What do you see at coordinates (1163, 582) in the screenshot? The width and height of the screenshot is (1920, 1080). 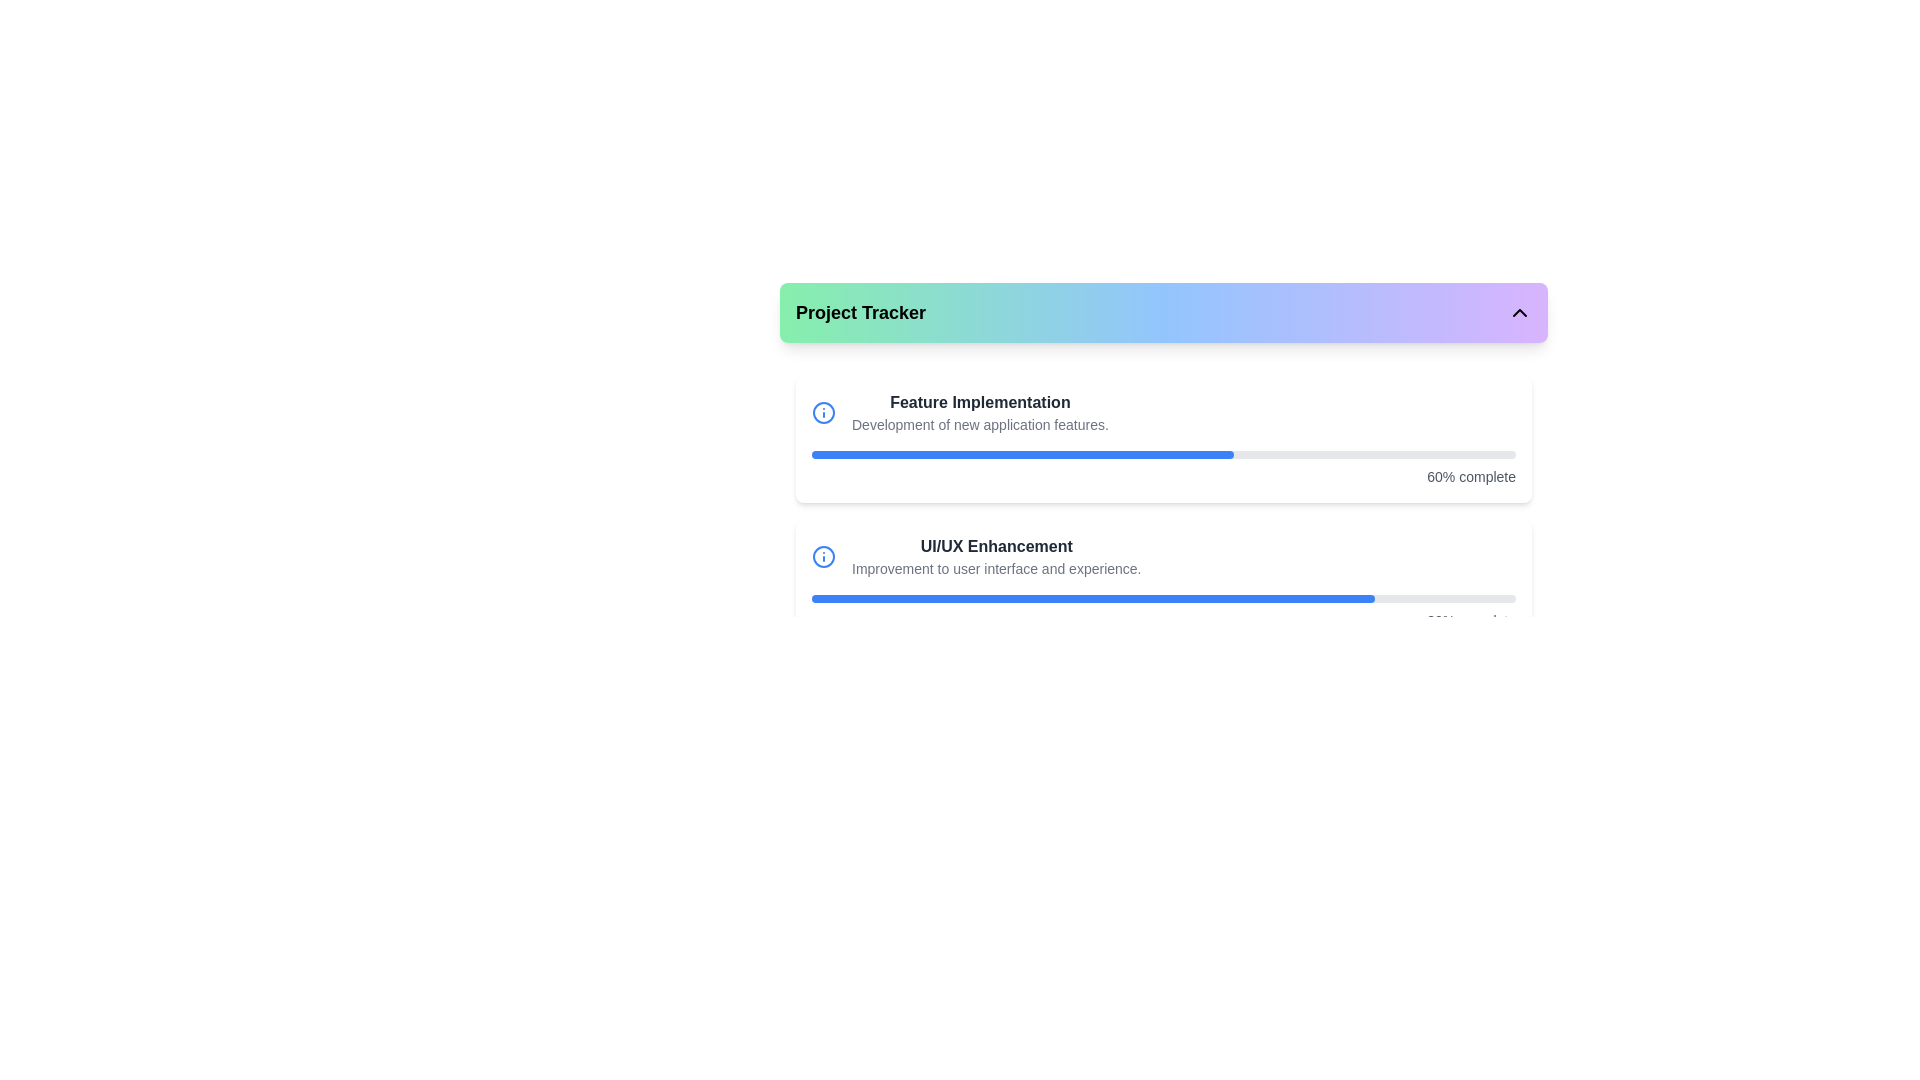 I see `the second Card element in the list of progress cards that displays information about a specific enhancement task related to UI/UX improvements` at bounding box center [1163, 582].